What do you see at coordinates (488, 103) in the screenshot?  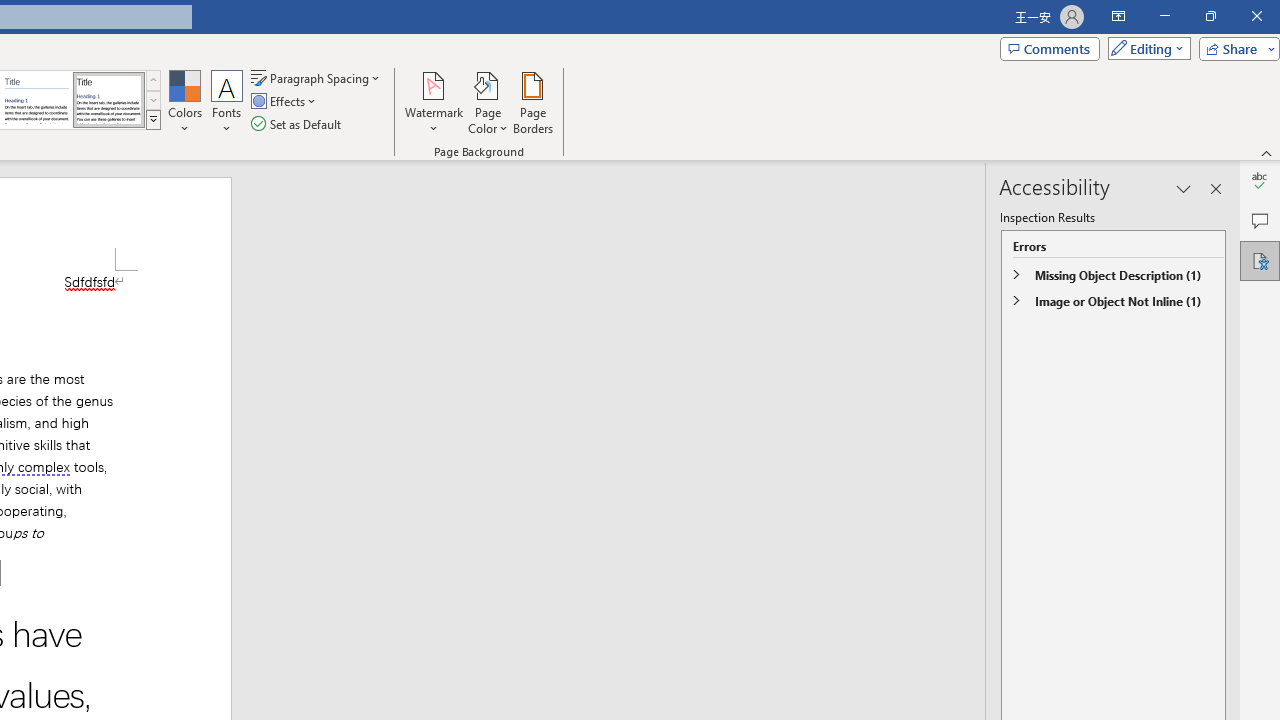 I see `'Page Color'` at bounding box center [488, 103].